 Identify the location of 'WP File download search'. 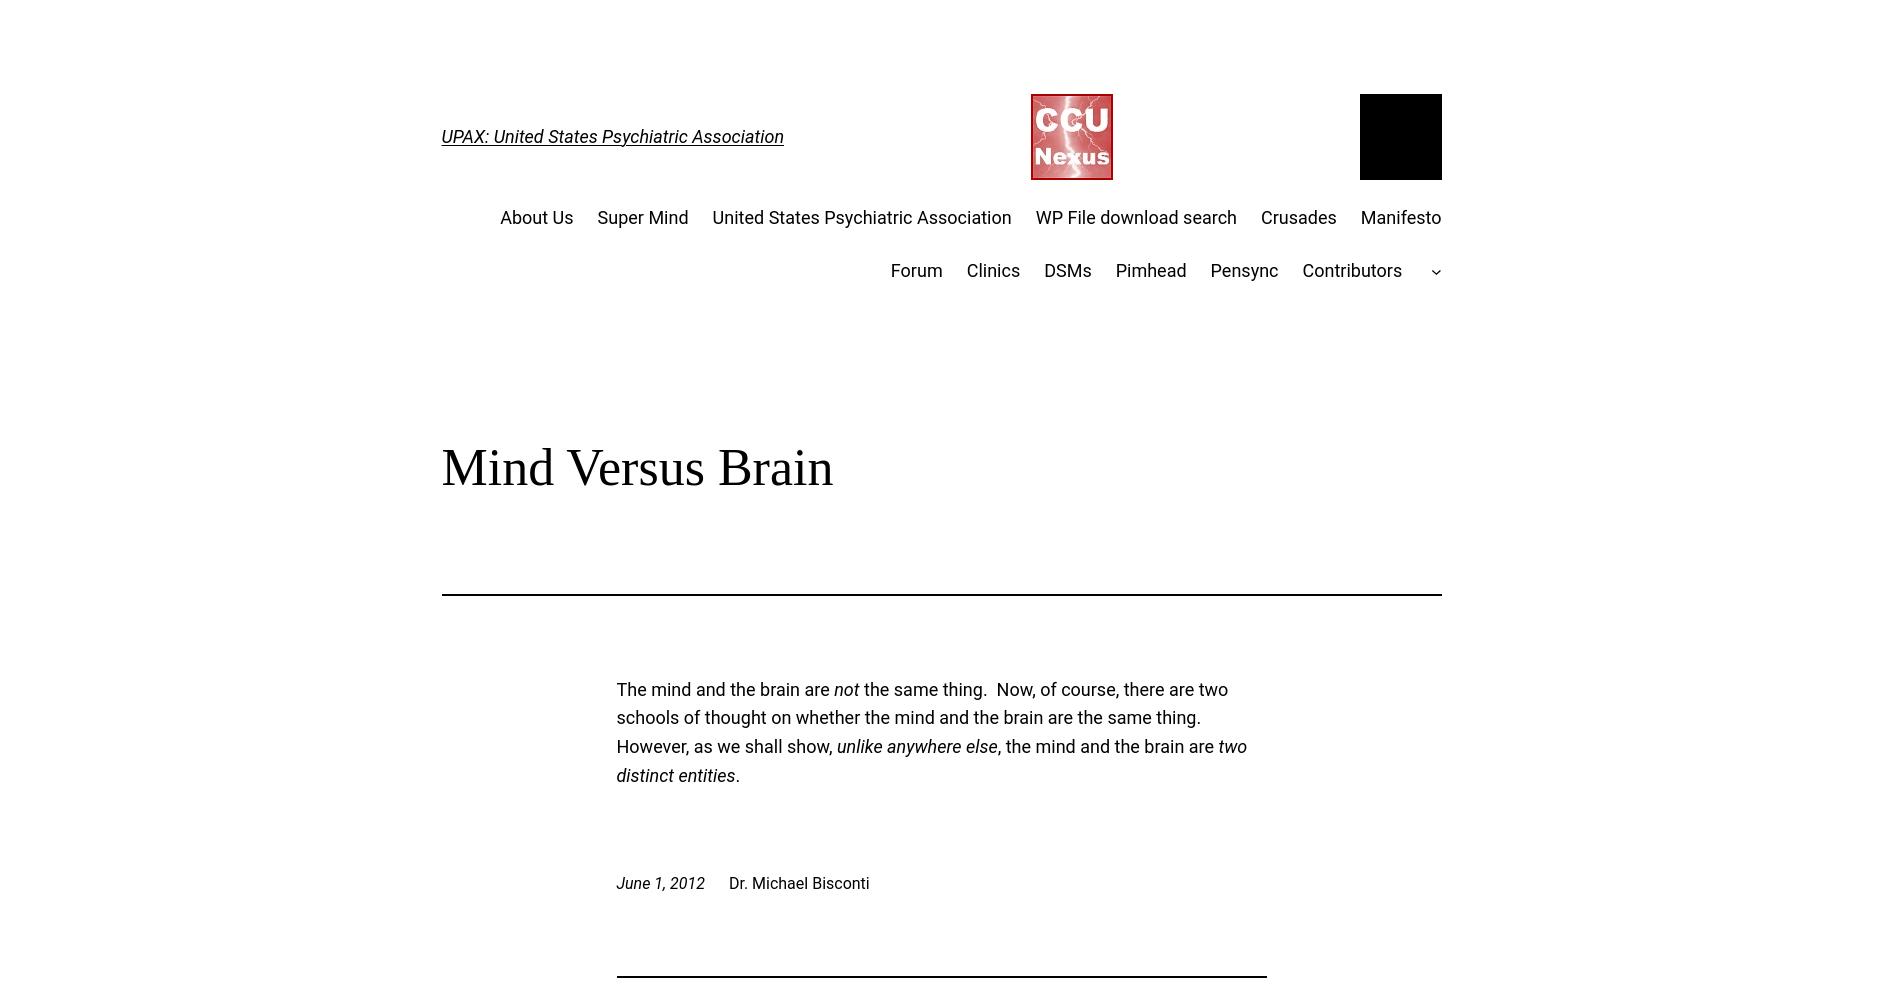
(1135, 216).